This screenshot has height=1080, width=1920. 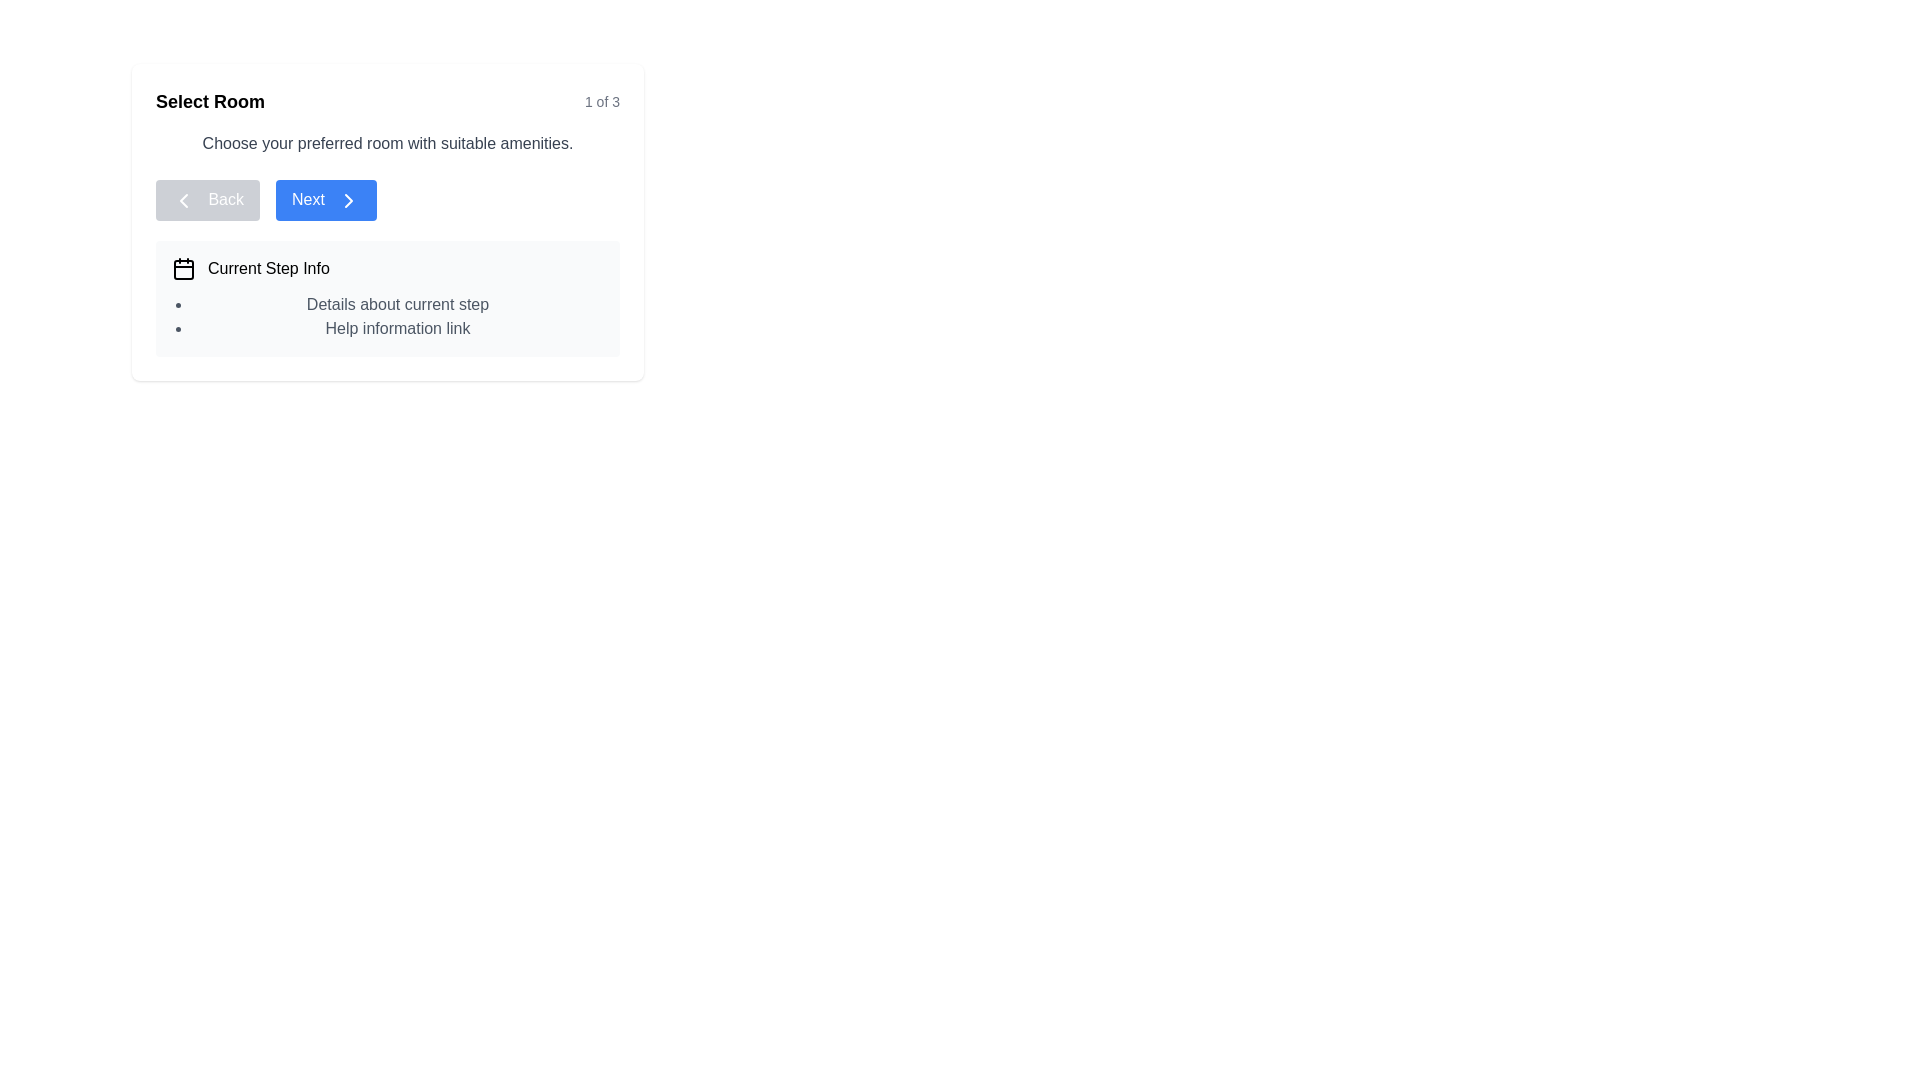 What do you see at coordinates (601, 101) in the screenshot?
I see `the text label displaying '1 of 3' which is aligned to the right side of the header block labeled 'Select Room.'` at bounding box center [601, 101].